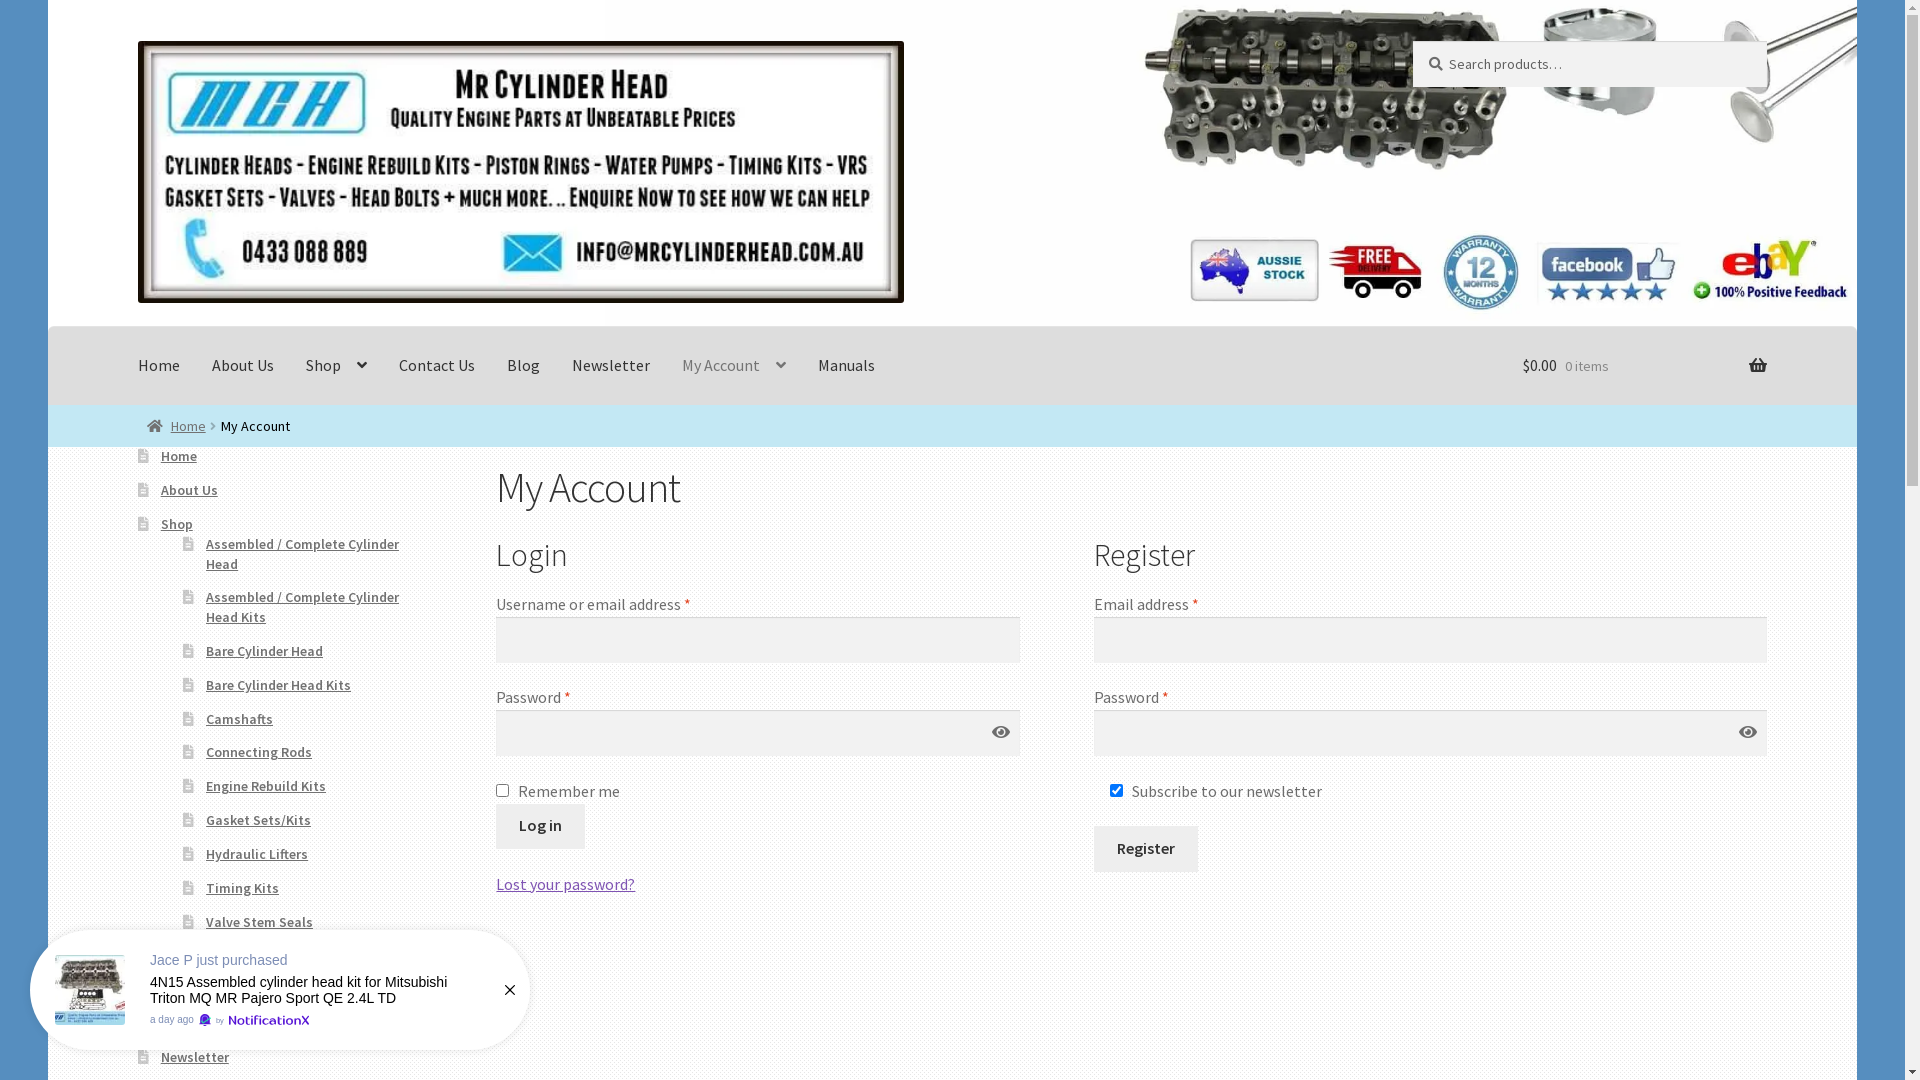 The height and width of the screenshot is (1080, 1920). What do you see at coordinates (1411, 40) in the screenshot?
I see `'Search'` at bounding box center [1411, 40].